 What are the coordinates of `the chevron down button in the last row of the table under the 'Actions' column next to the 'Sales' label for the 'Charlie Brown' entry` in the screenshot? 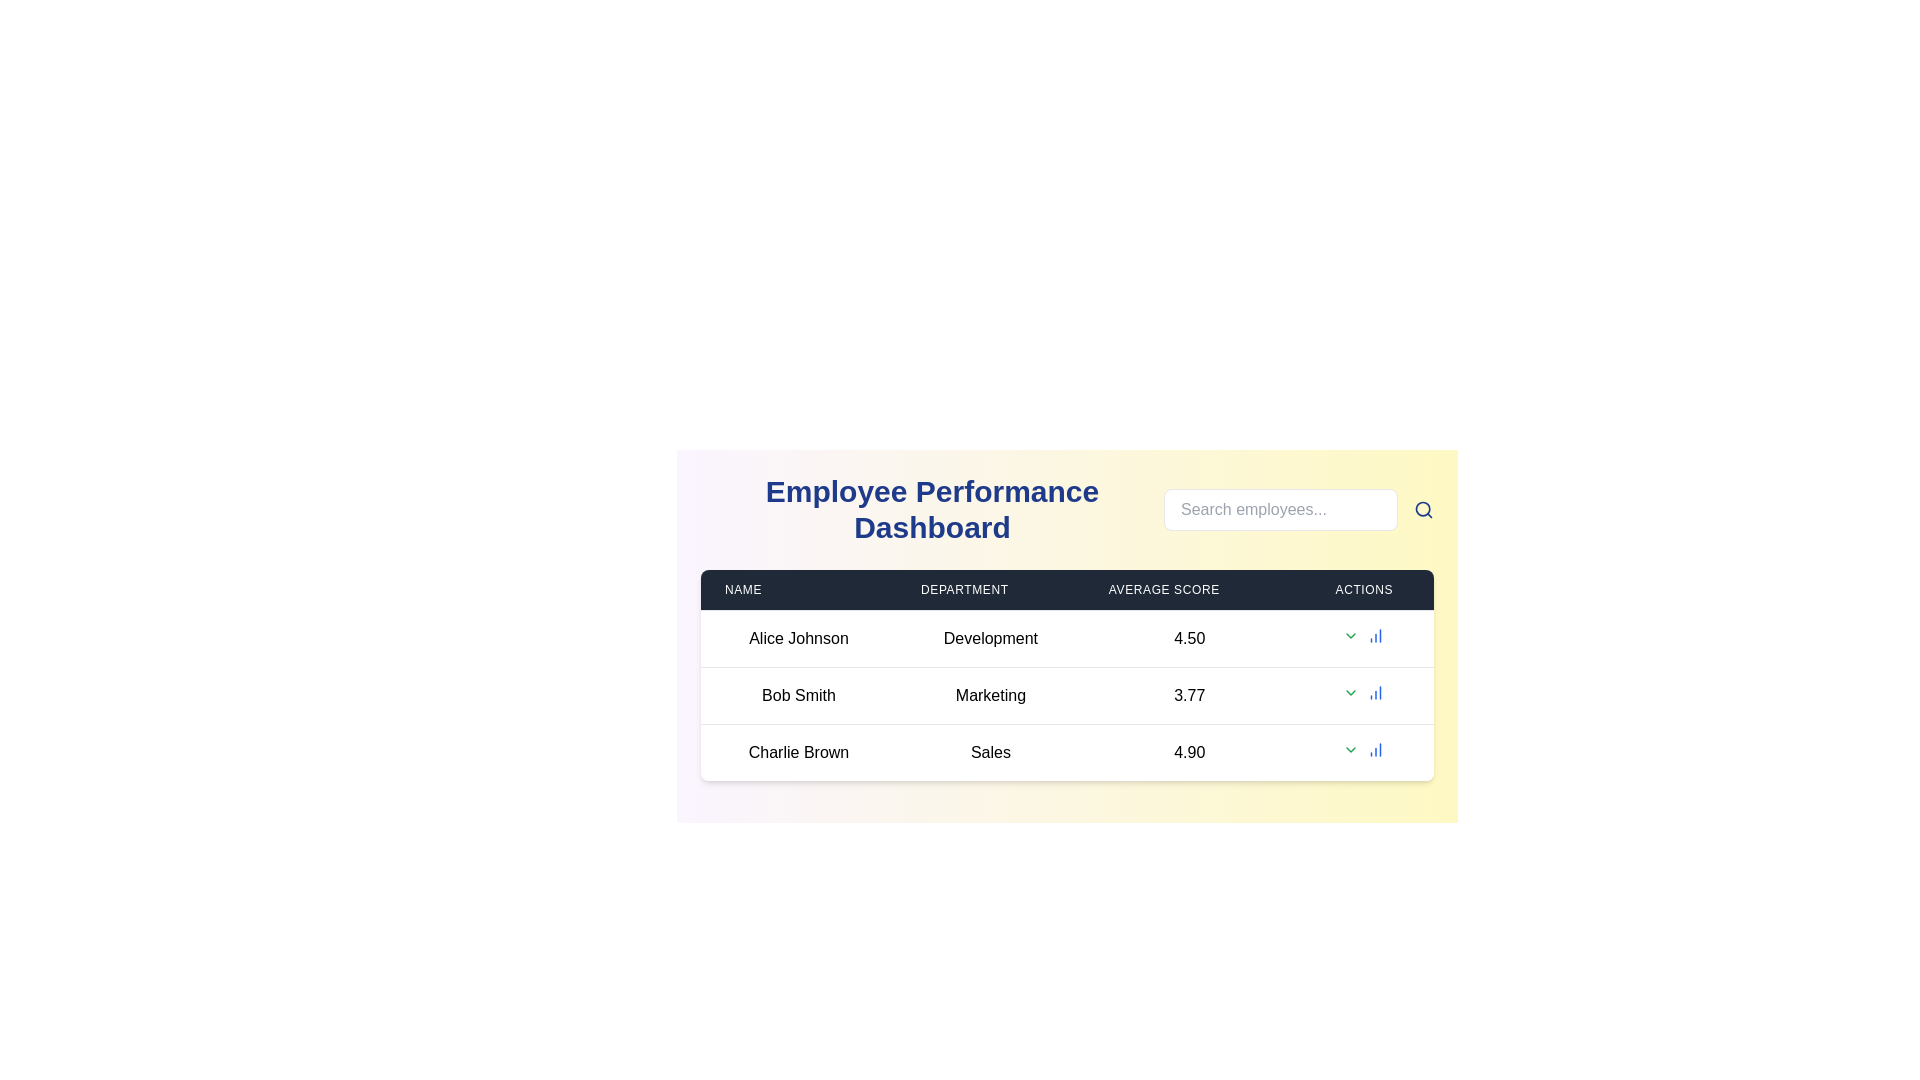 It's located at (1351, 749).